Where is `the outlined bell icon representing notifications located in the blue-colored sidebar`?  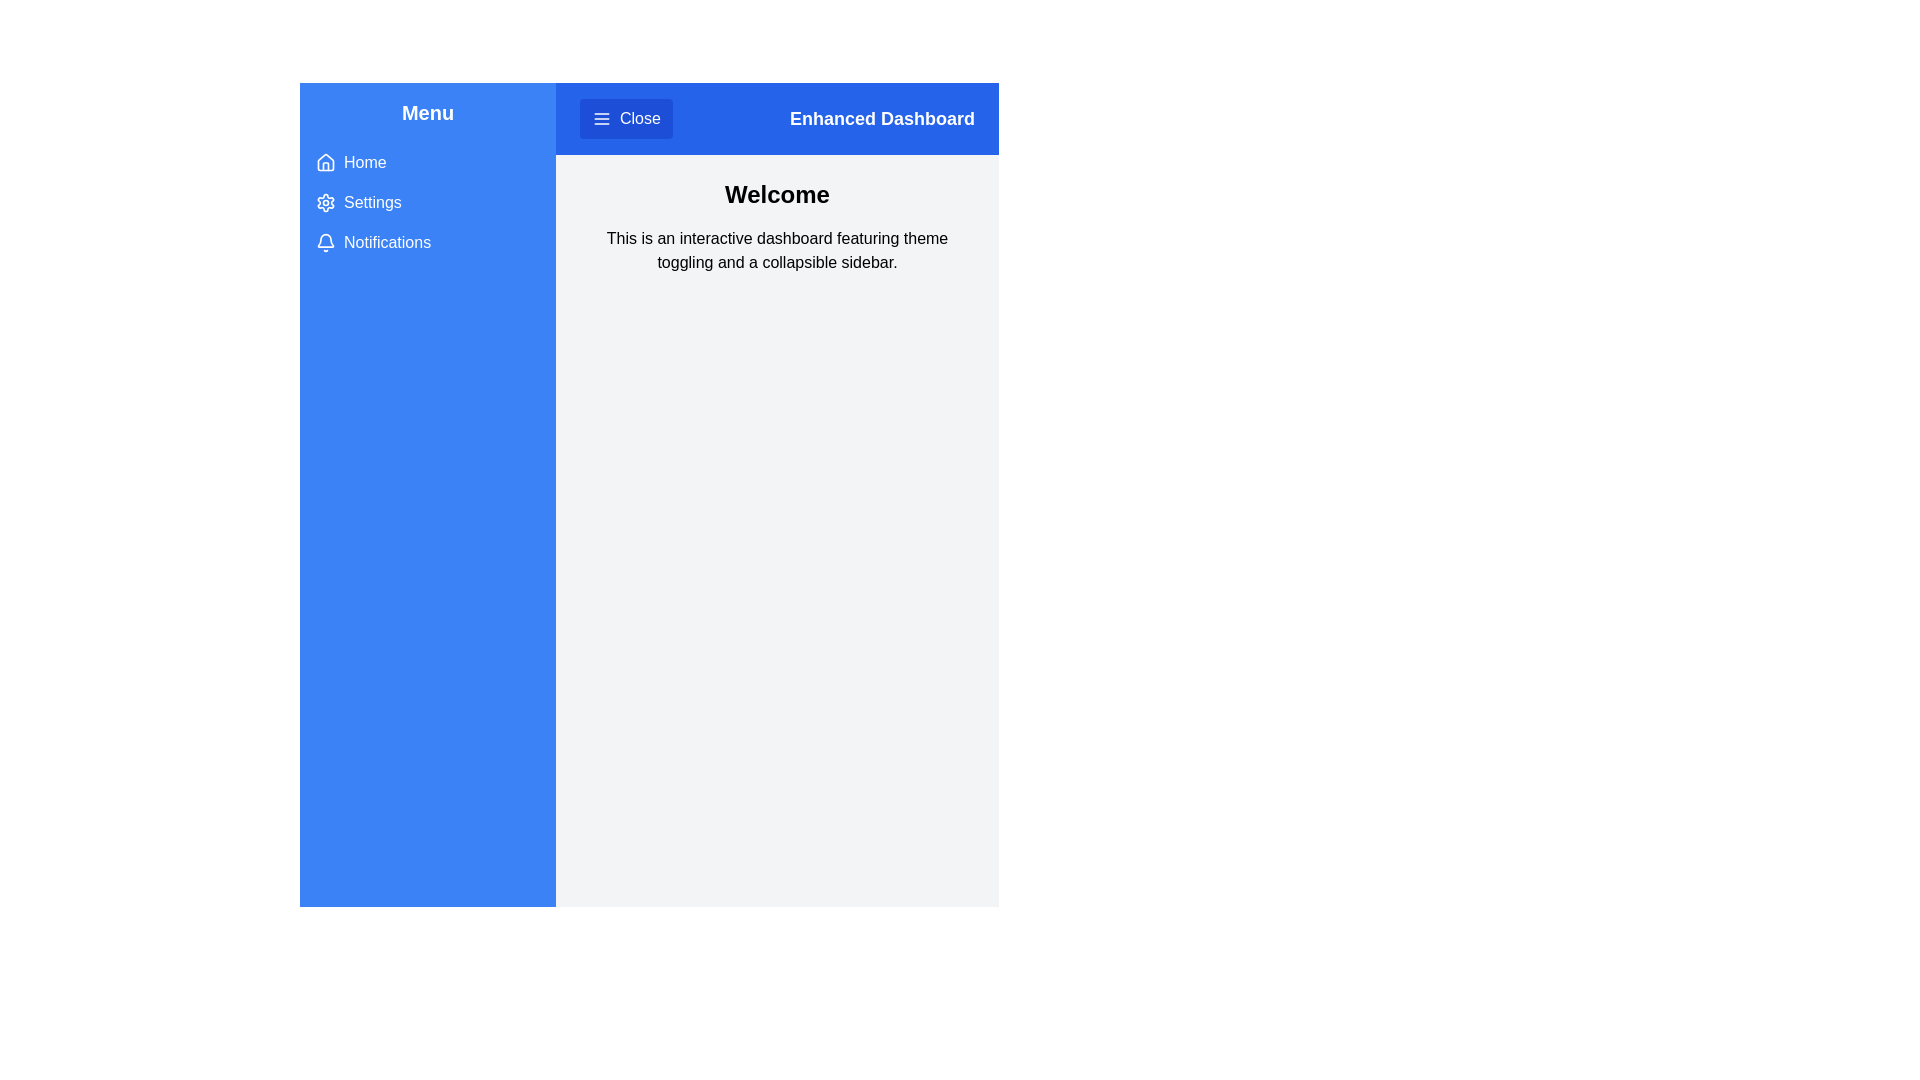
the outlined bell icon representing notifications located in the blue-colored sidebar is located at coordinates (326, 242).